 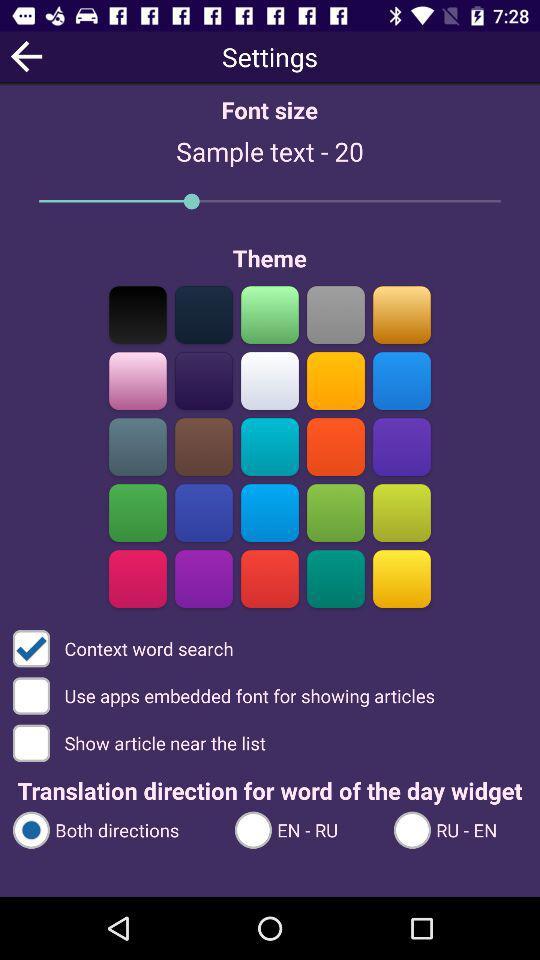 What do you see at coordinates (137, 446) in the screenshot?
I see `the color bar` at bounding box center [137, 446].